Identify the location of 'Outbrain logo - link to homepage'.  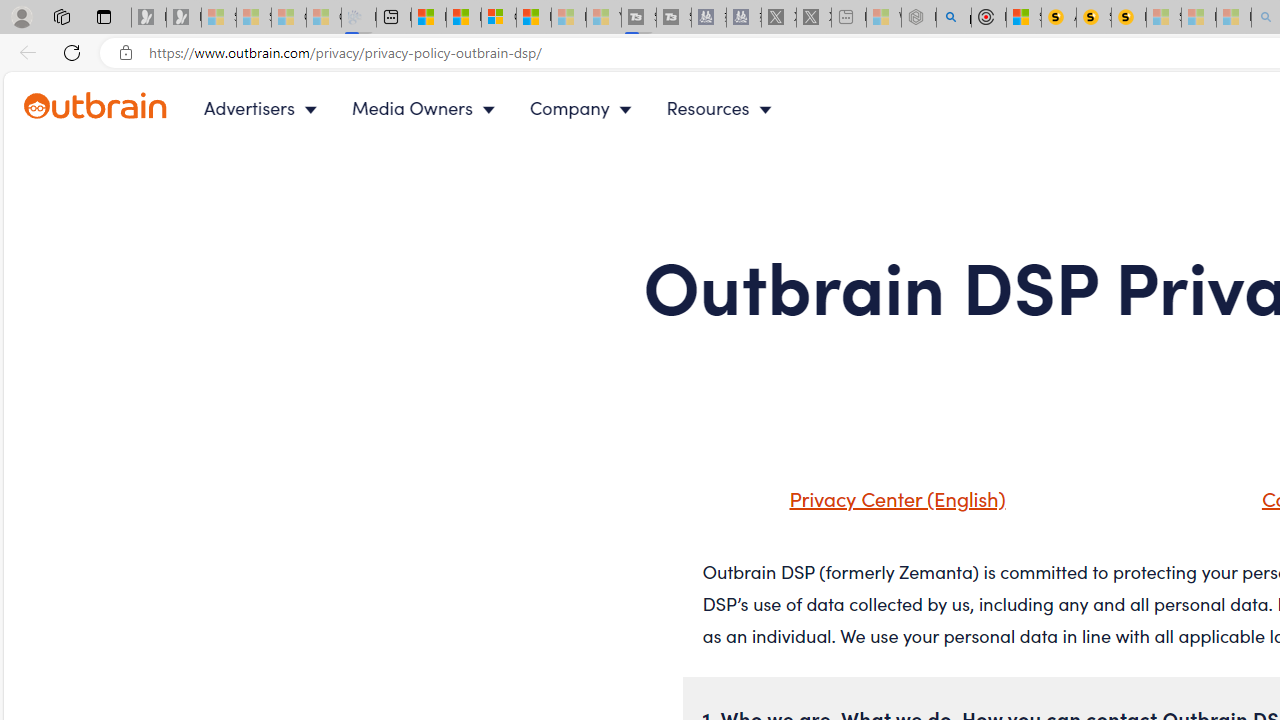
(118, 108).